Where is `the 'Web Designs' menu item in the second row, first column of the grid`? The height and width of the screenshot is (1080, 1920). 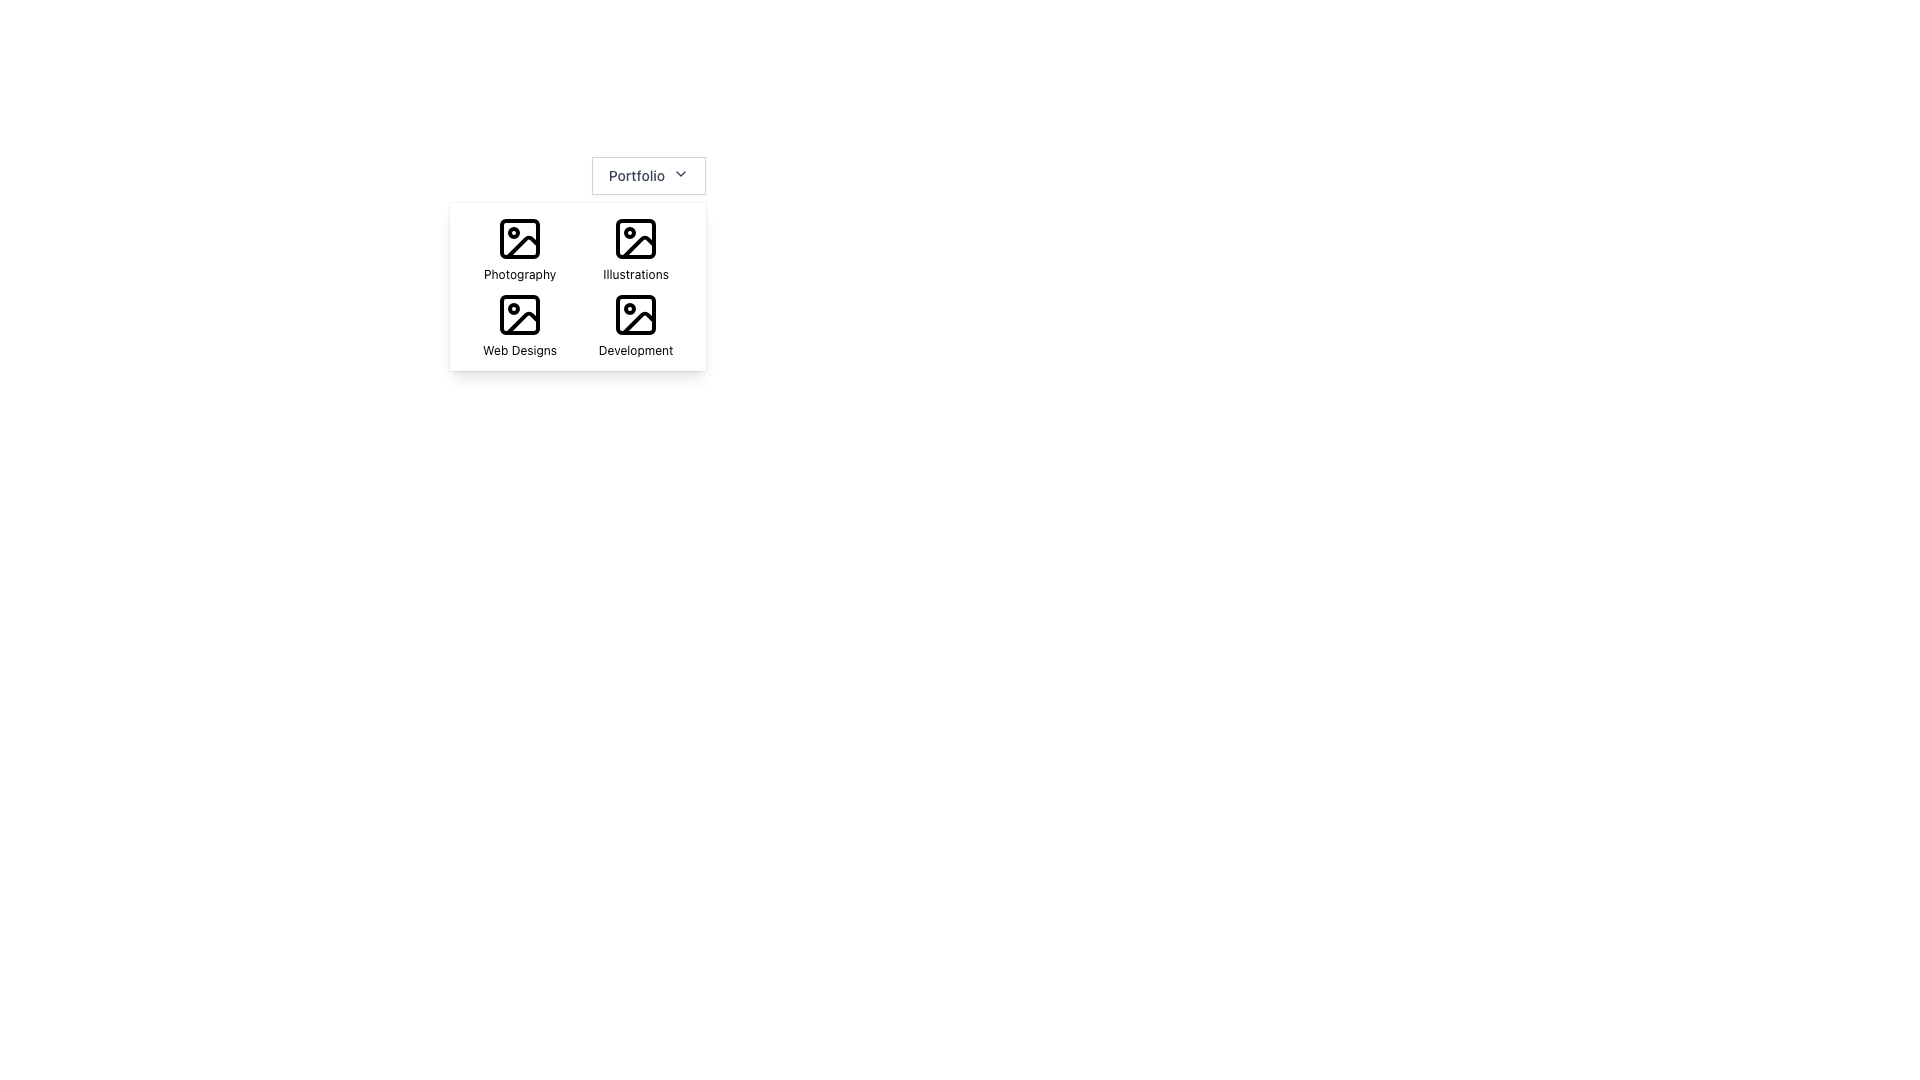 the 'Web Designs' menu item in the second row, first column of the grid is located at coordinates (520, 323).